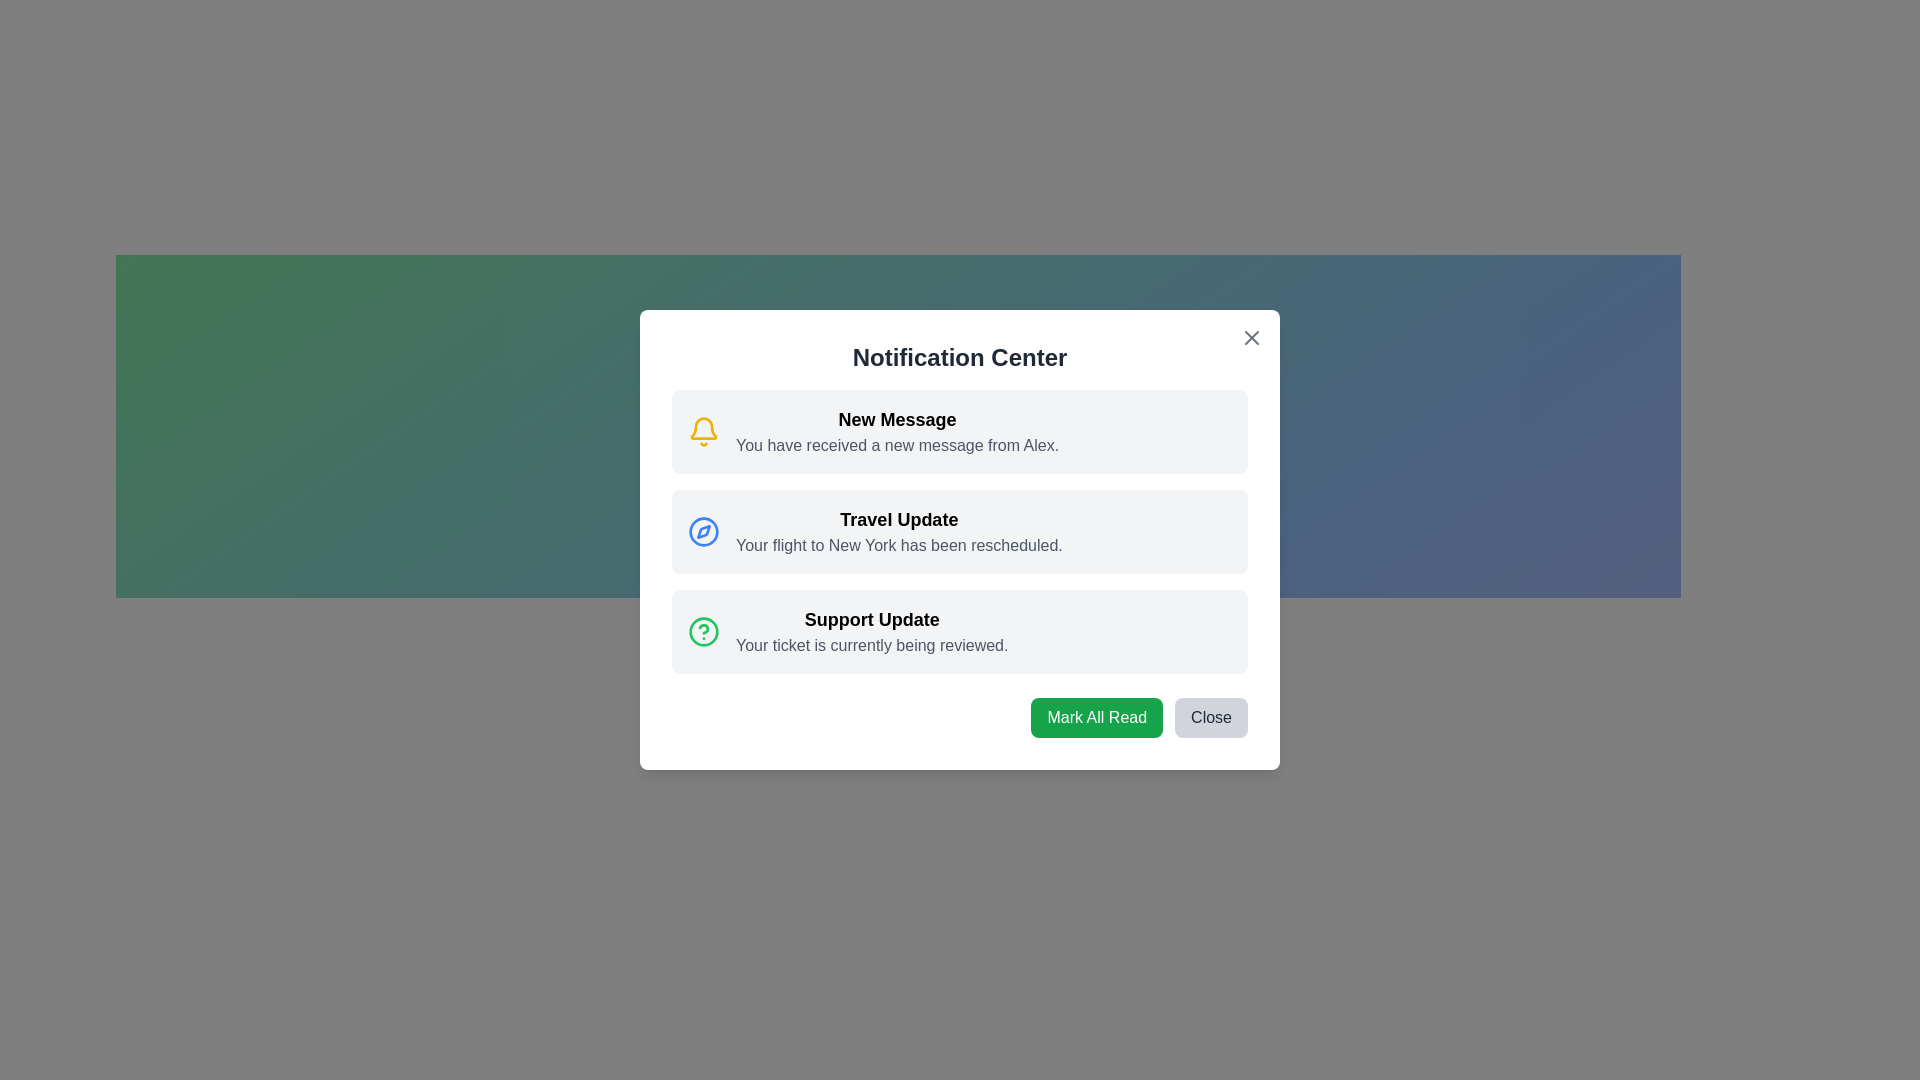  I want to click on the notification icon for the 'New Message' located to the left of the text 'New Message' in the notification center, so click(704, 431).